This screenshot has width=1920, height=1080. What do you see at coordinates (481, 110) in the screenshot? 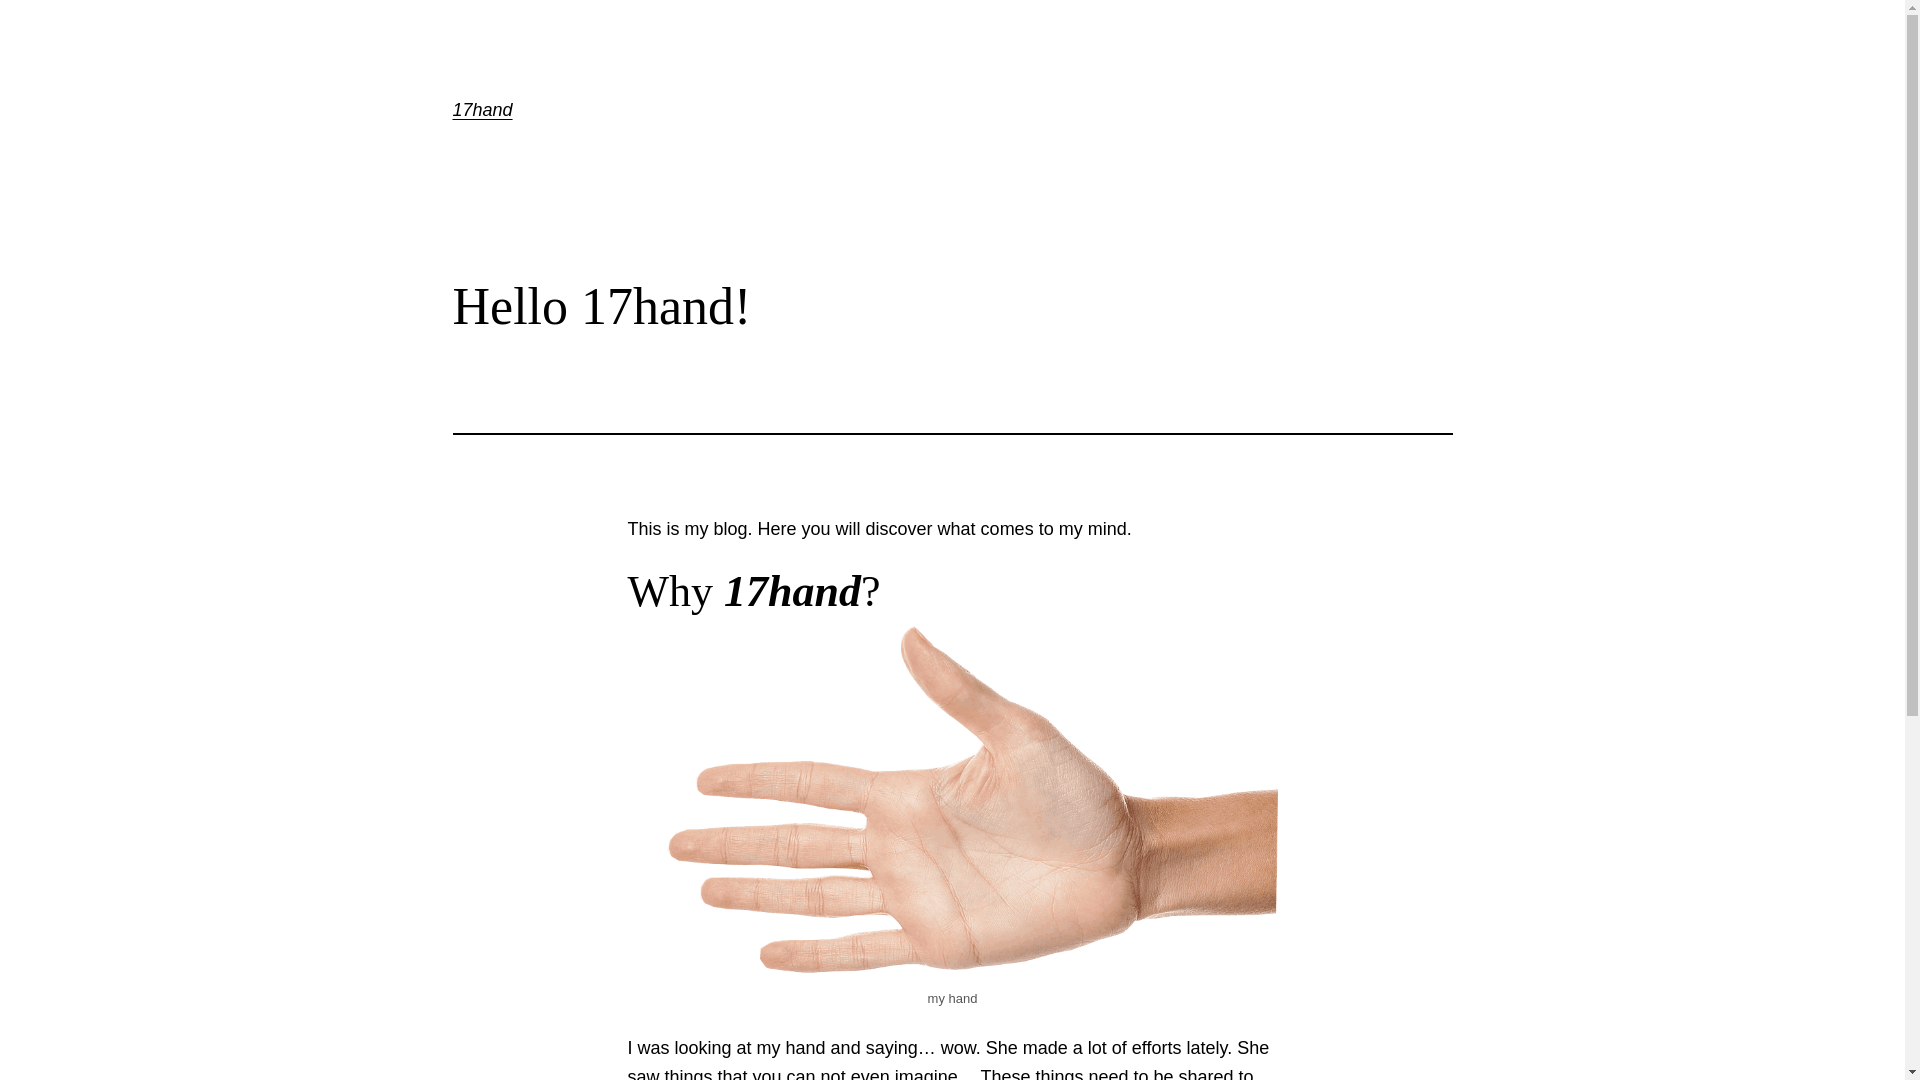
I see `'17hand'` at bounding box center [481, 110].